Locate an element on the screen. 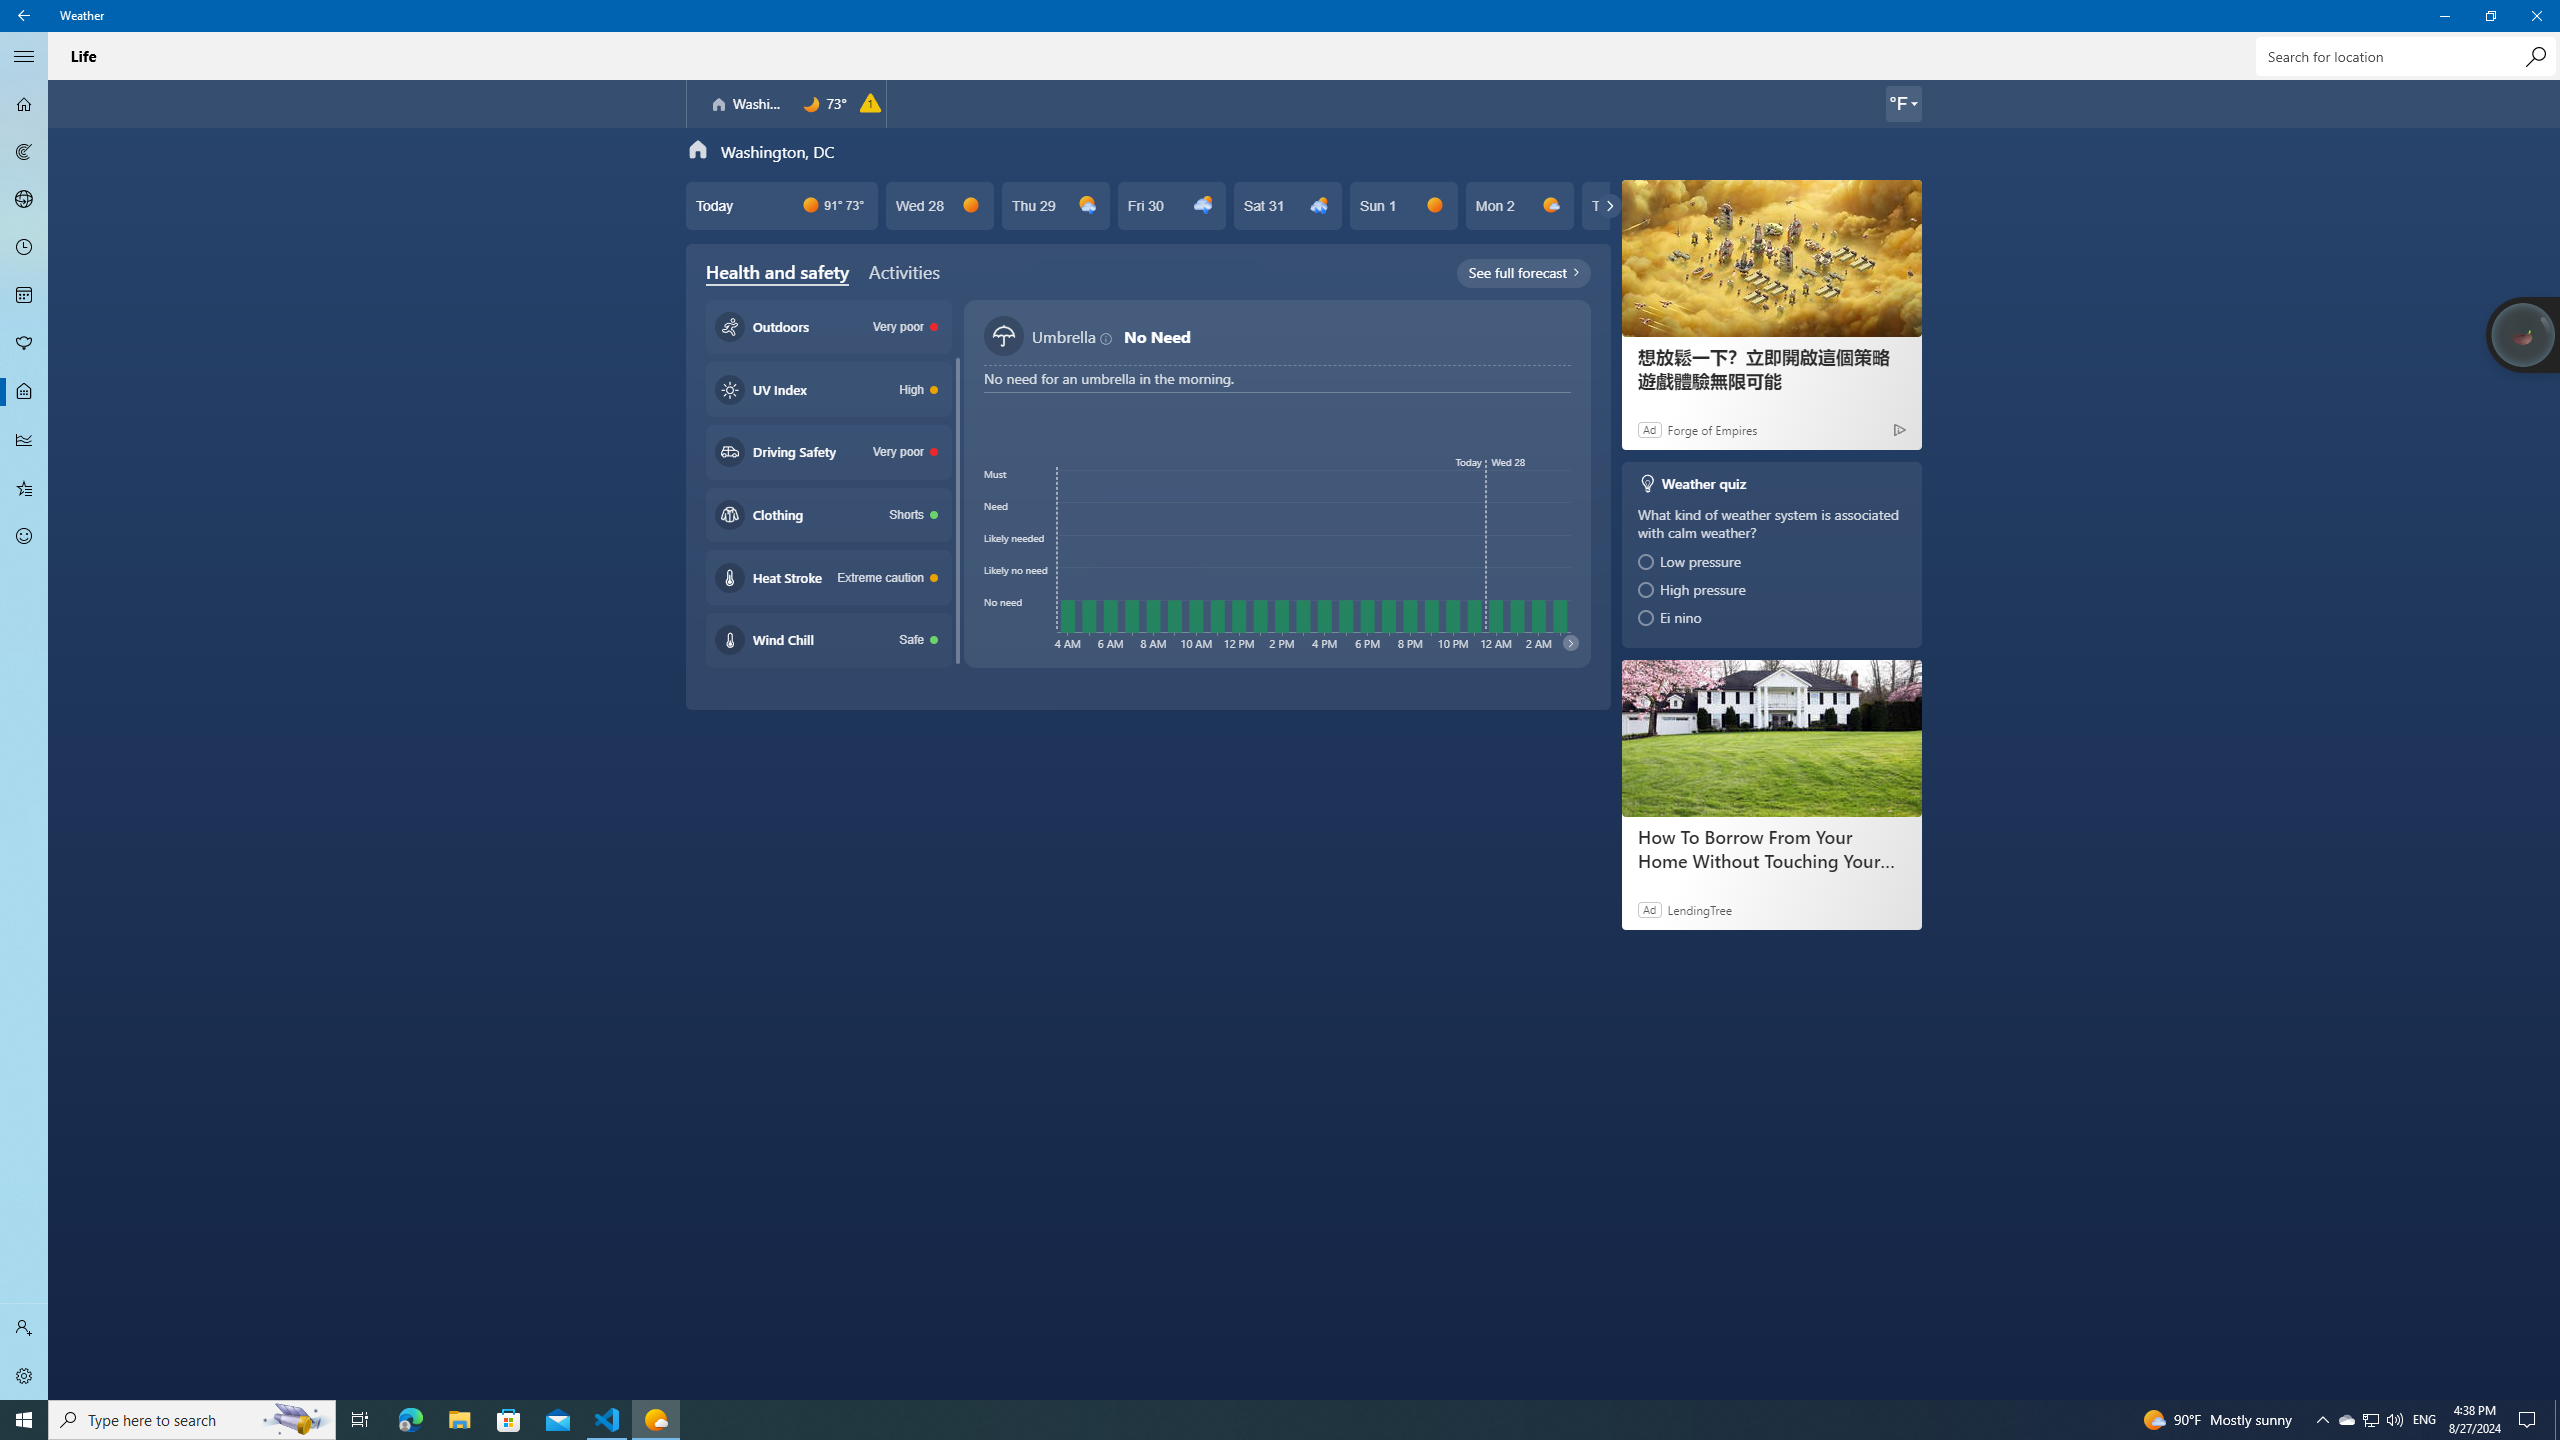  'Hourly Forecast - Not Selected' is located at coordinates (24, 248).